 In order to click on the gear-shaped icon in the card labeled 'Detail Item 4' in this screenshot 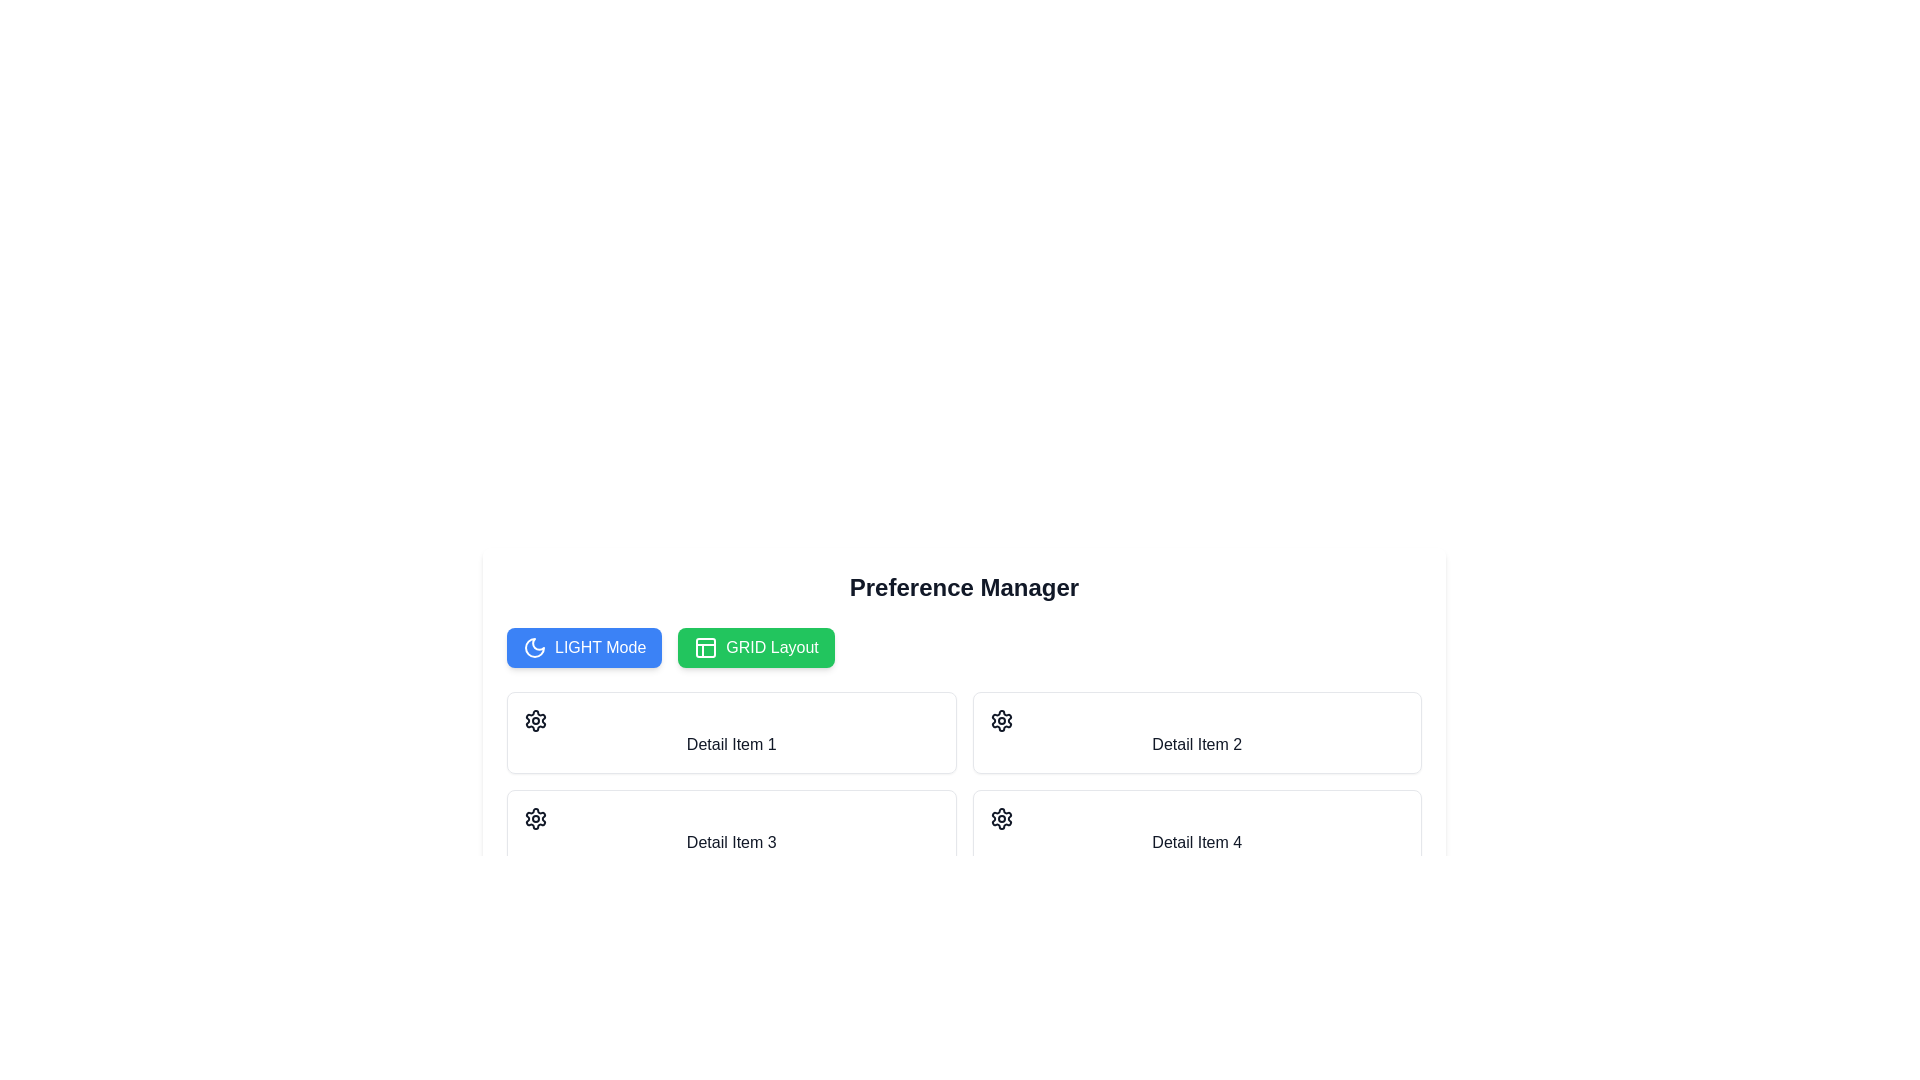, I will do `click(1001, 818)`.